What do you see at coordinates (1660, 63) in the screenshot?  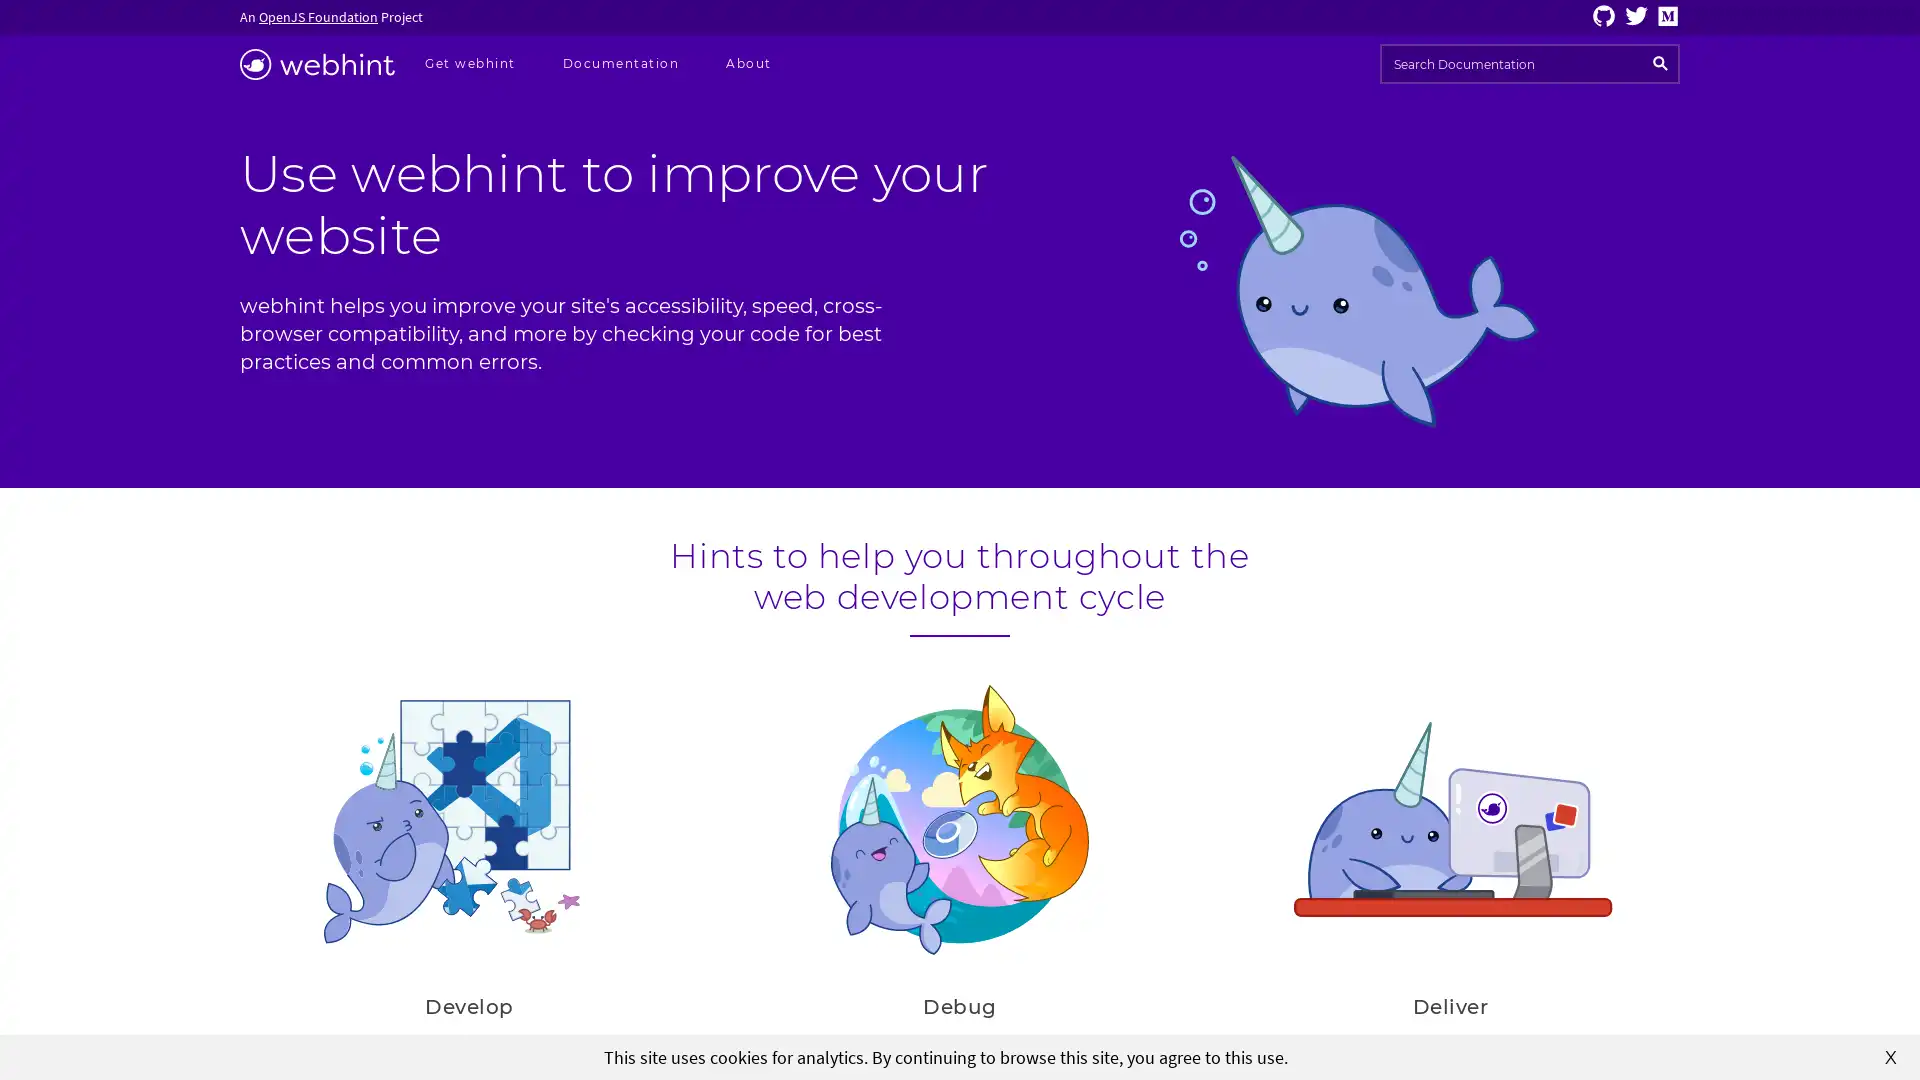 I see `search` at bounding box center [1660, 63].